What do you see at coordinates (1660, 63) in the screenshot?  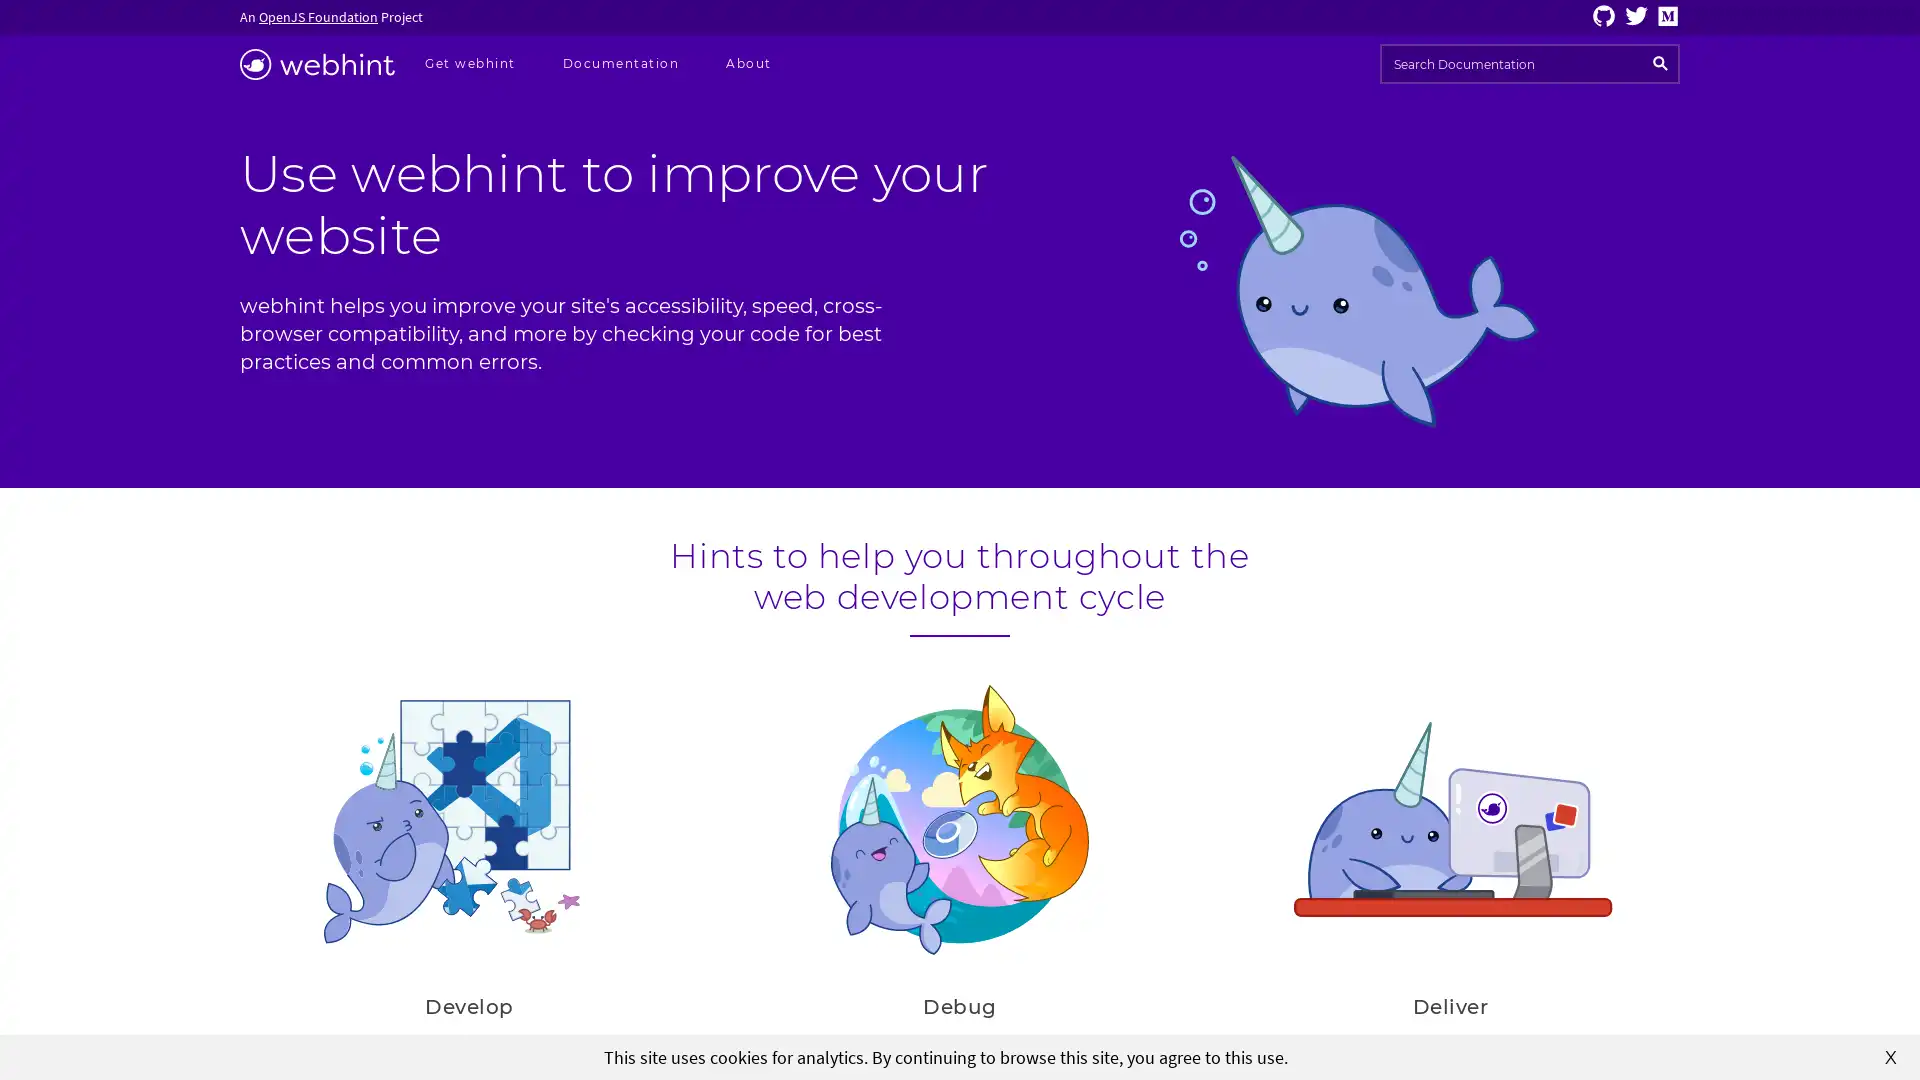 I see `search` at bounding box center [1660, 63].